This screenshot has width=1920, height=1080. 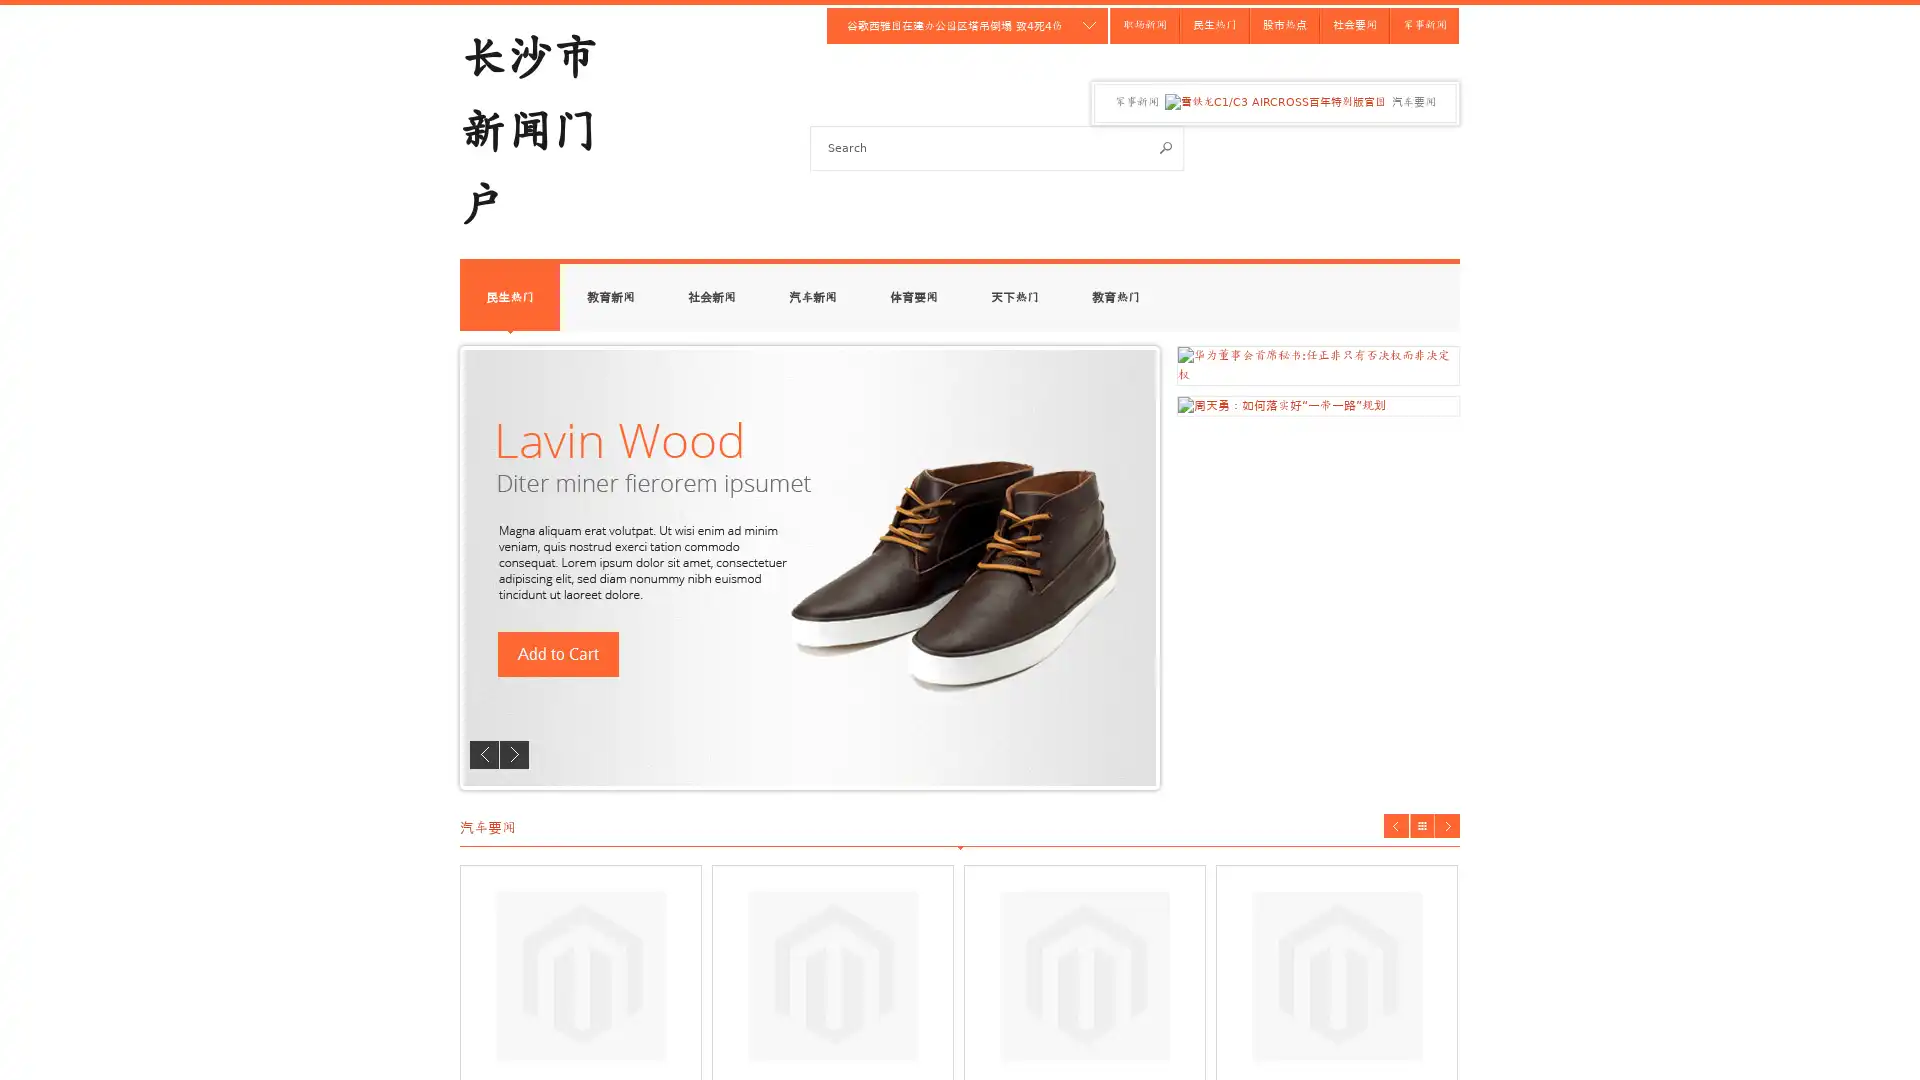 I want to click on Search, so click(x=1166, y=146).